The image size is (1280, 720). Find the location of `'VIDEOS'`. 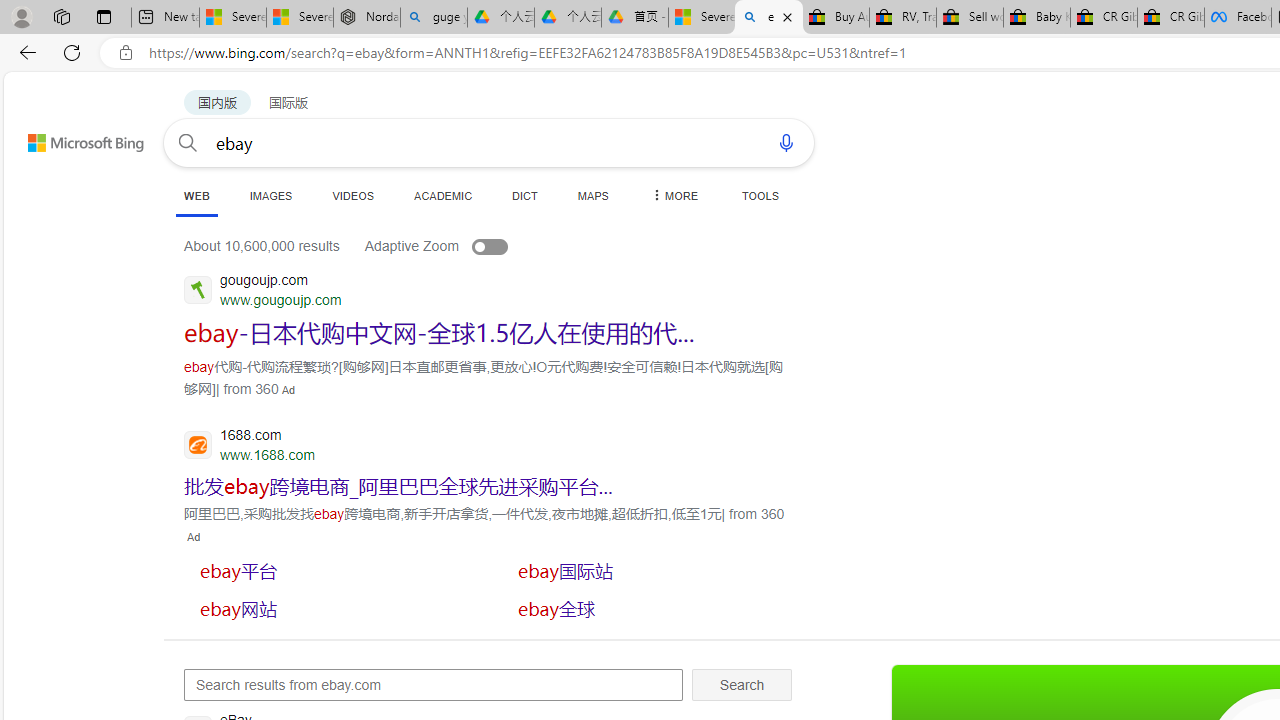

'VIDEOS' is located at coordinates (353, 195).